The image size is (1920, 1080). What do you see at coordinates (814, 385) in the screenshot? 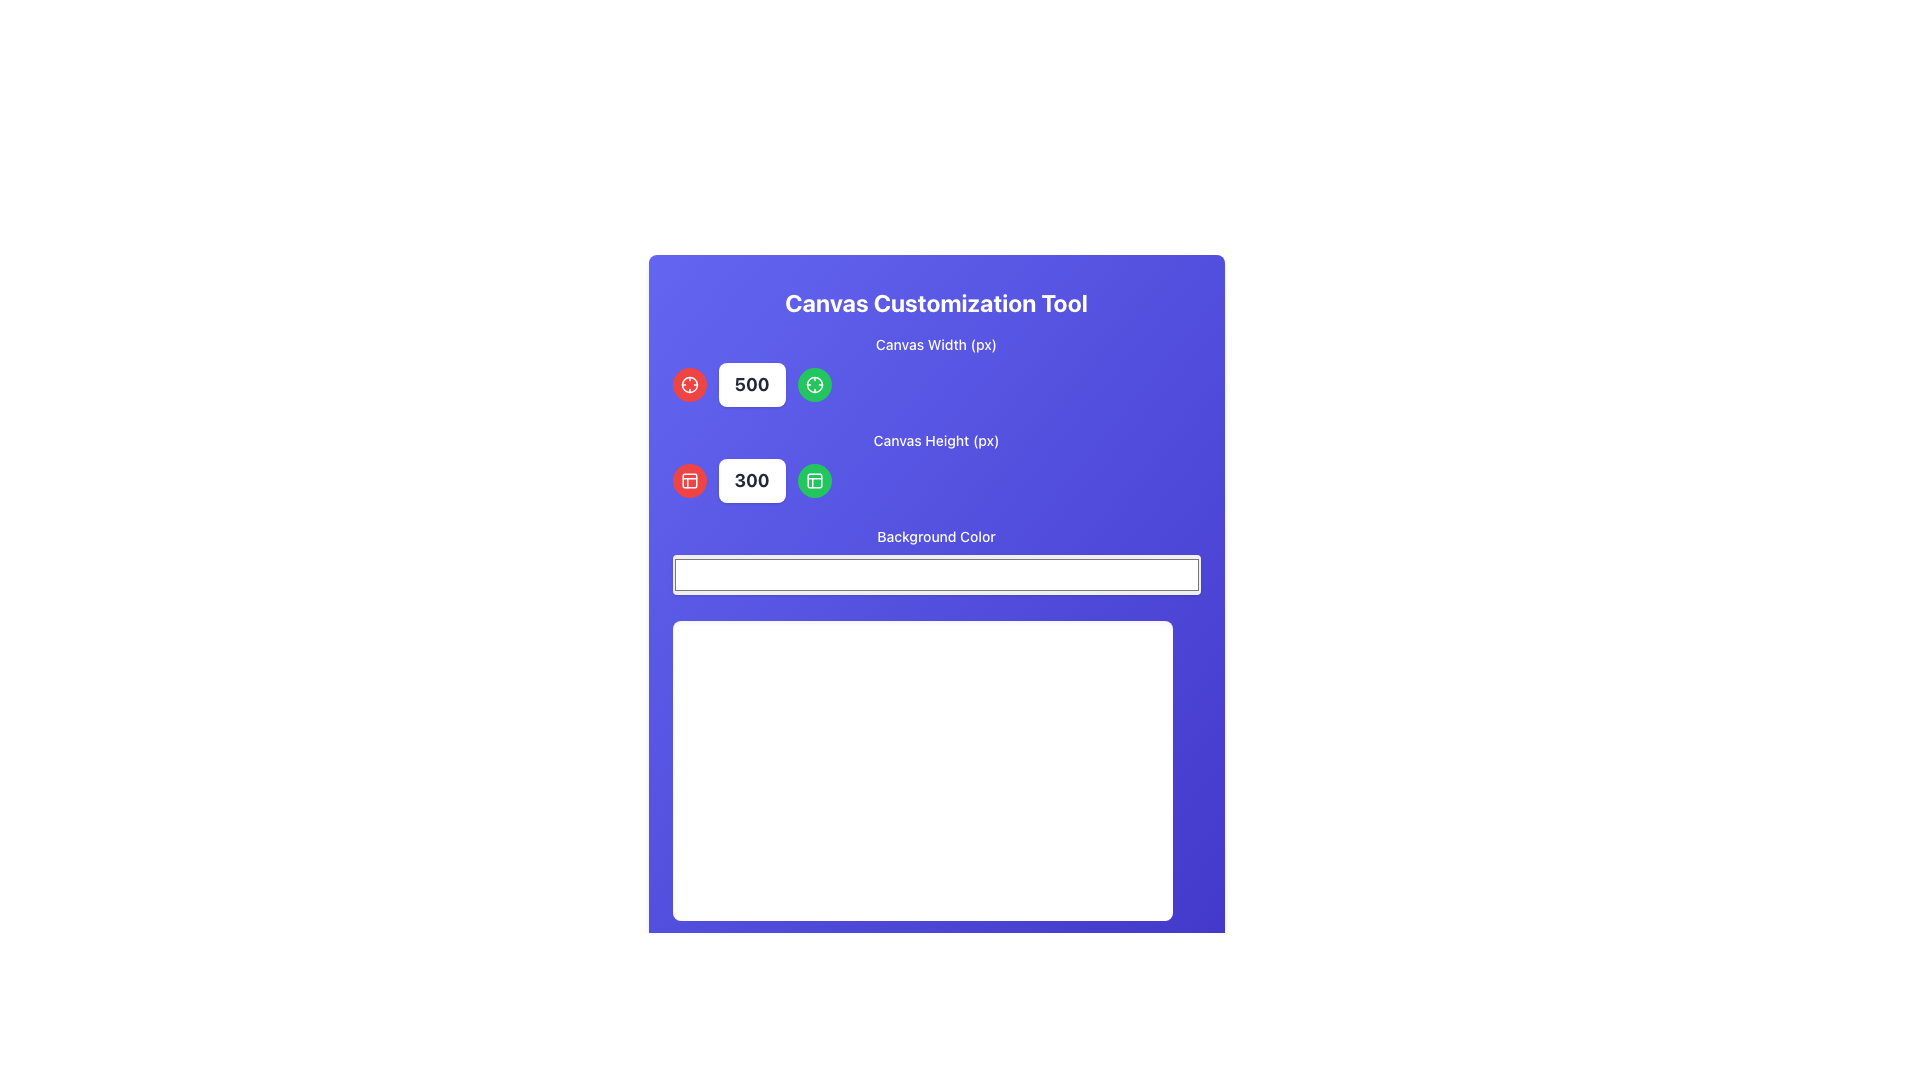
I see `the button located immediately to the right of the input box displaying '500' in the 'Canvas Width (px)' section` at bounding box center [814, 385].